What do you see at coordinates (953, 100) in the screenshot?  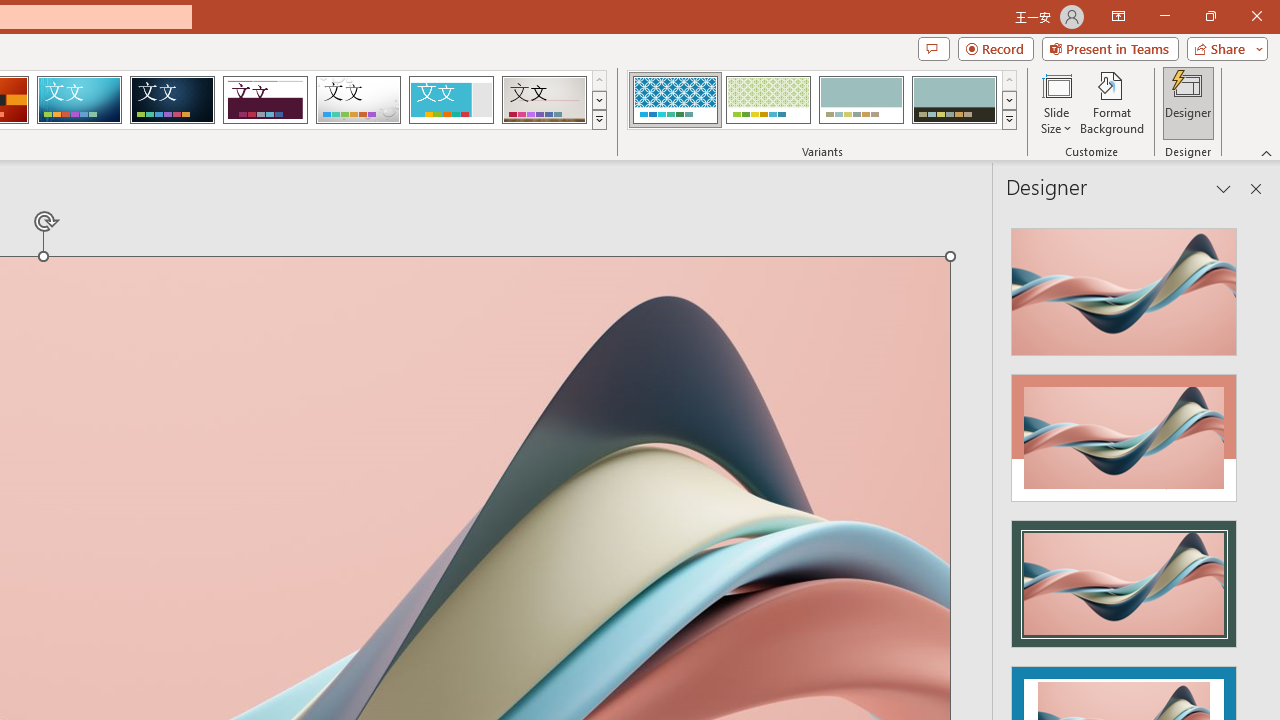 I see `'Integral Variant 4'` at bounding box center [953, 100].